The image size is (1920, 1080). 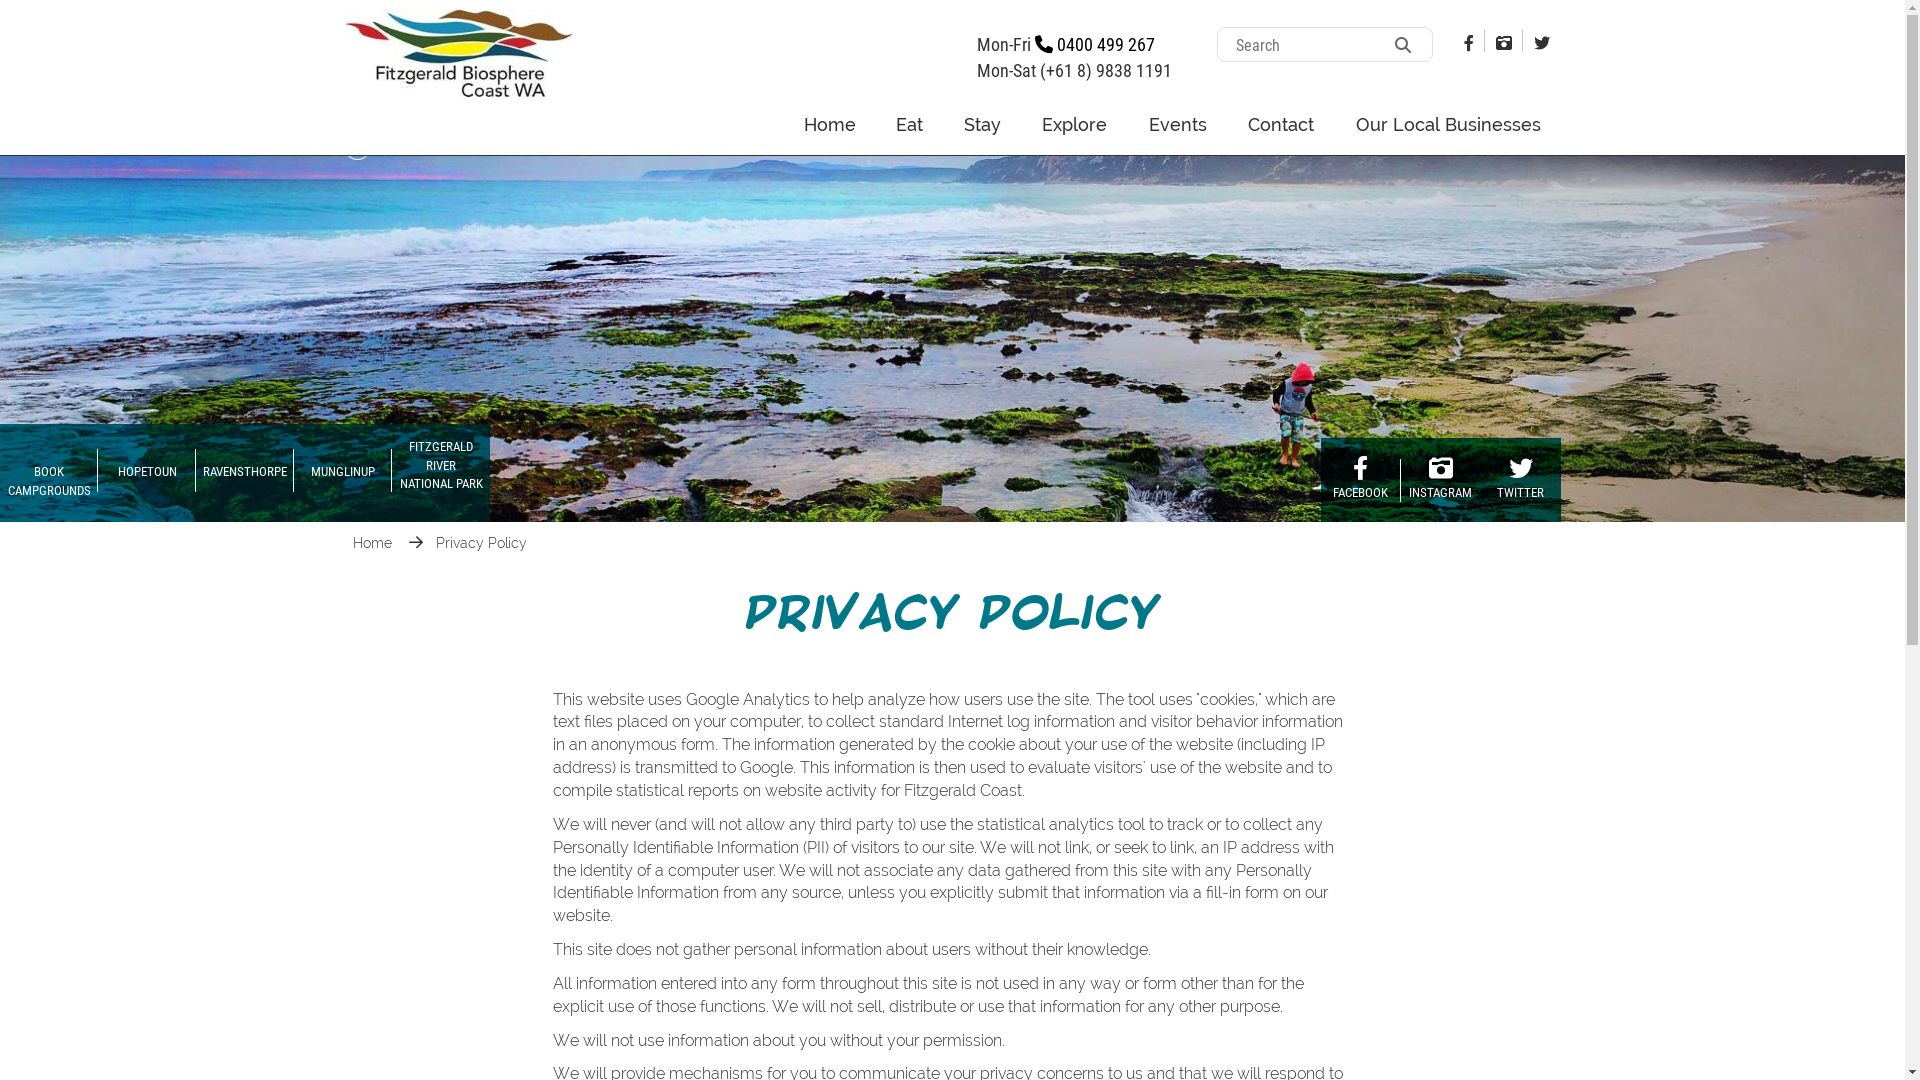 I want to click on 'Contact', so click(x=1227, y=124).